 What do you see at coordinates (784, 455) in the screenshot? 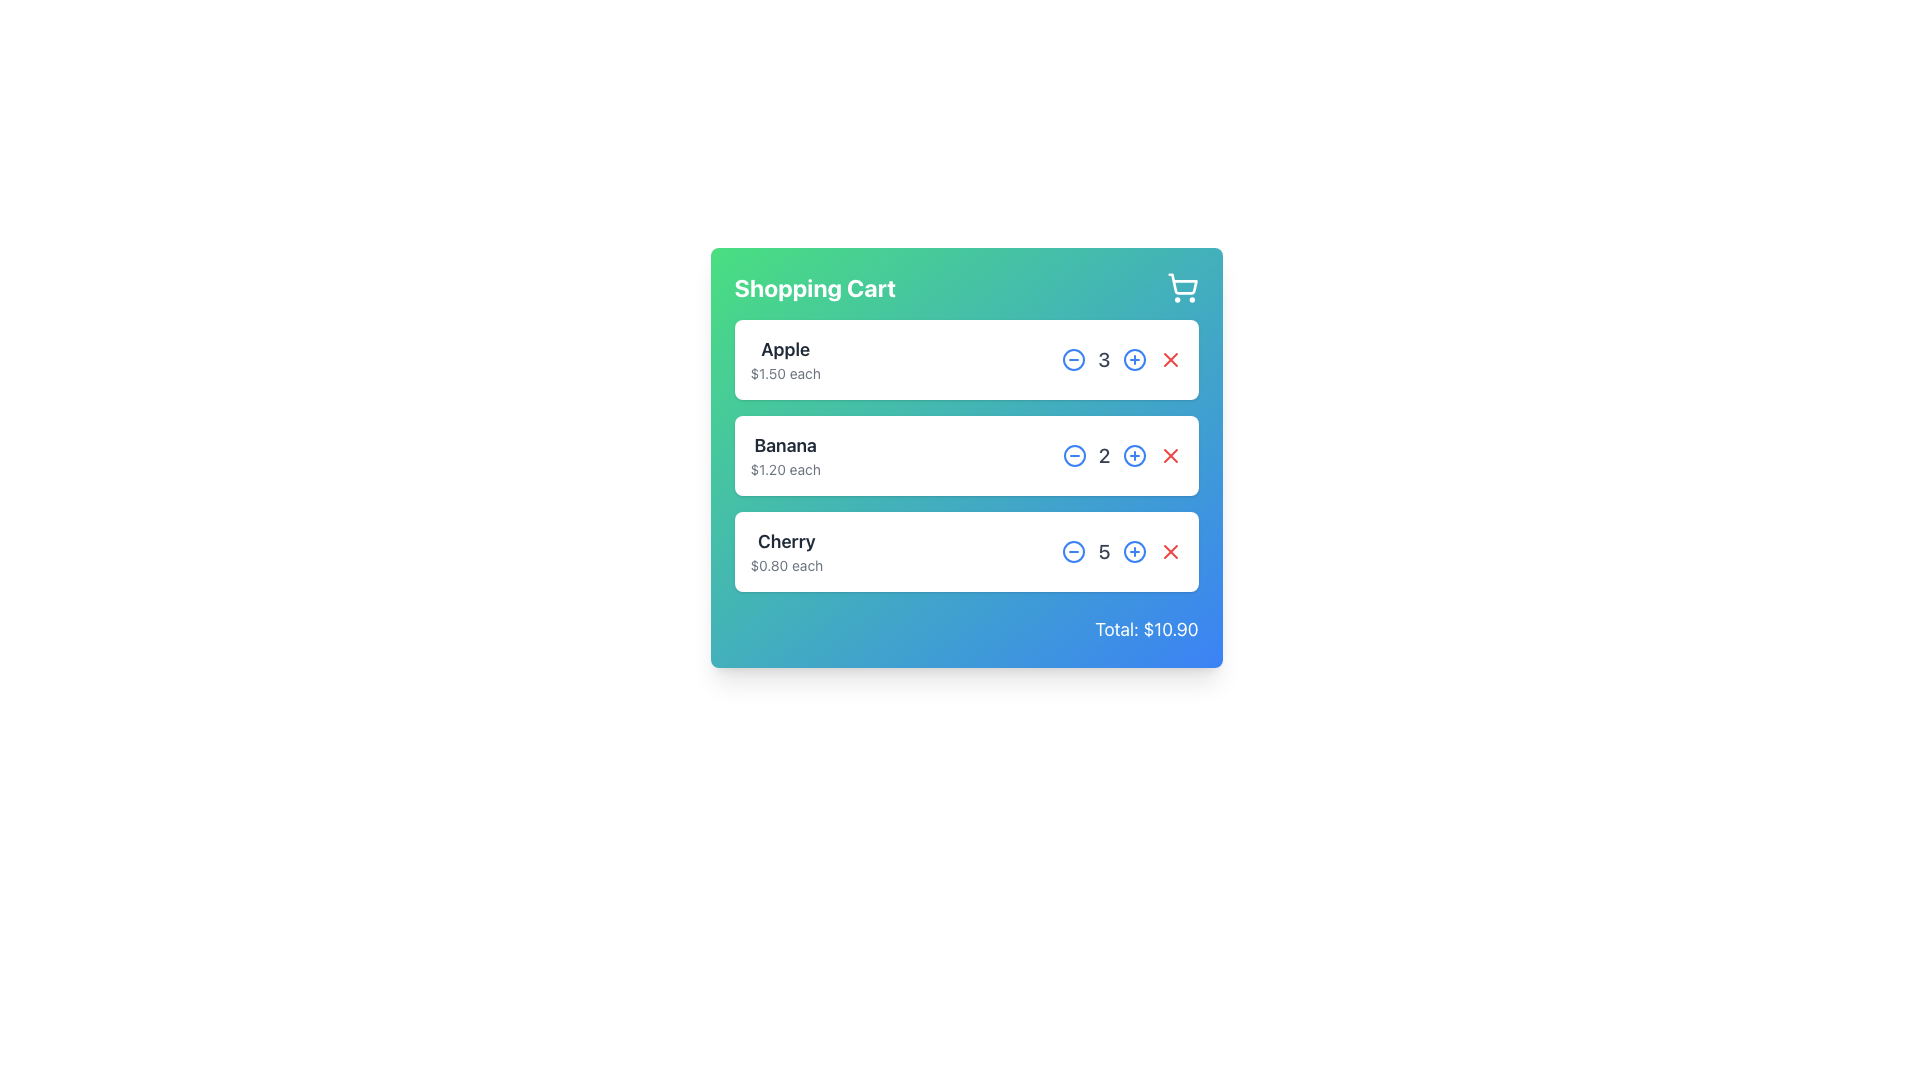
I see `the Text Display element that shows 'Banana' and '$1.20 each', positioned in the shopping cart interface between 'Apple' and 'Cherry'` at bounding box center [784, 455].